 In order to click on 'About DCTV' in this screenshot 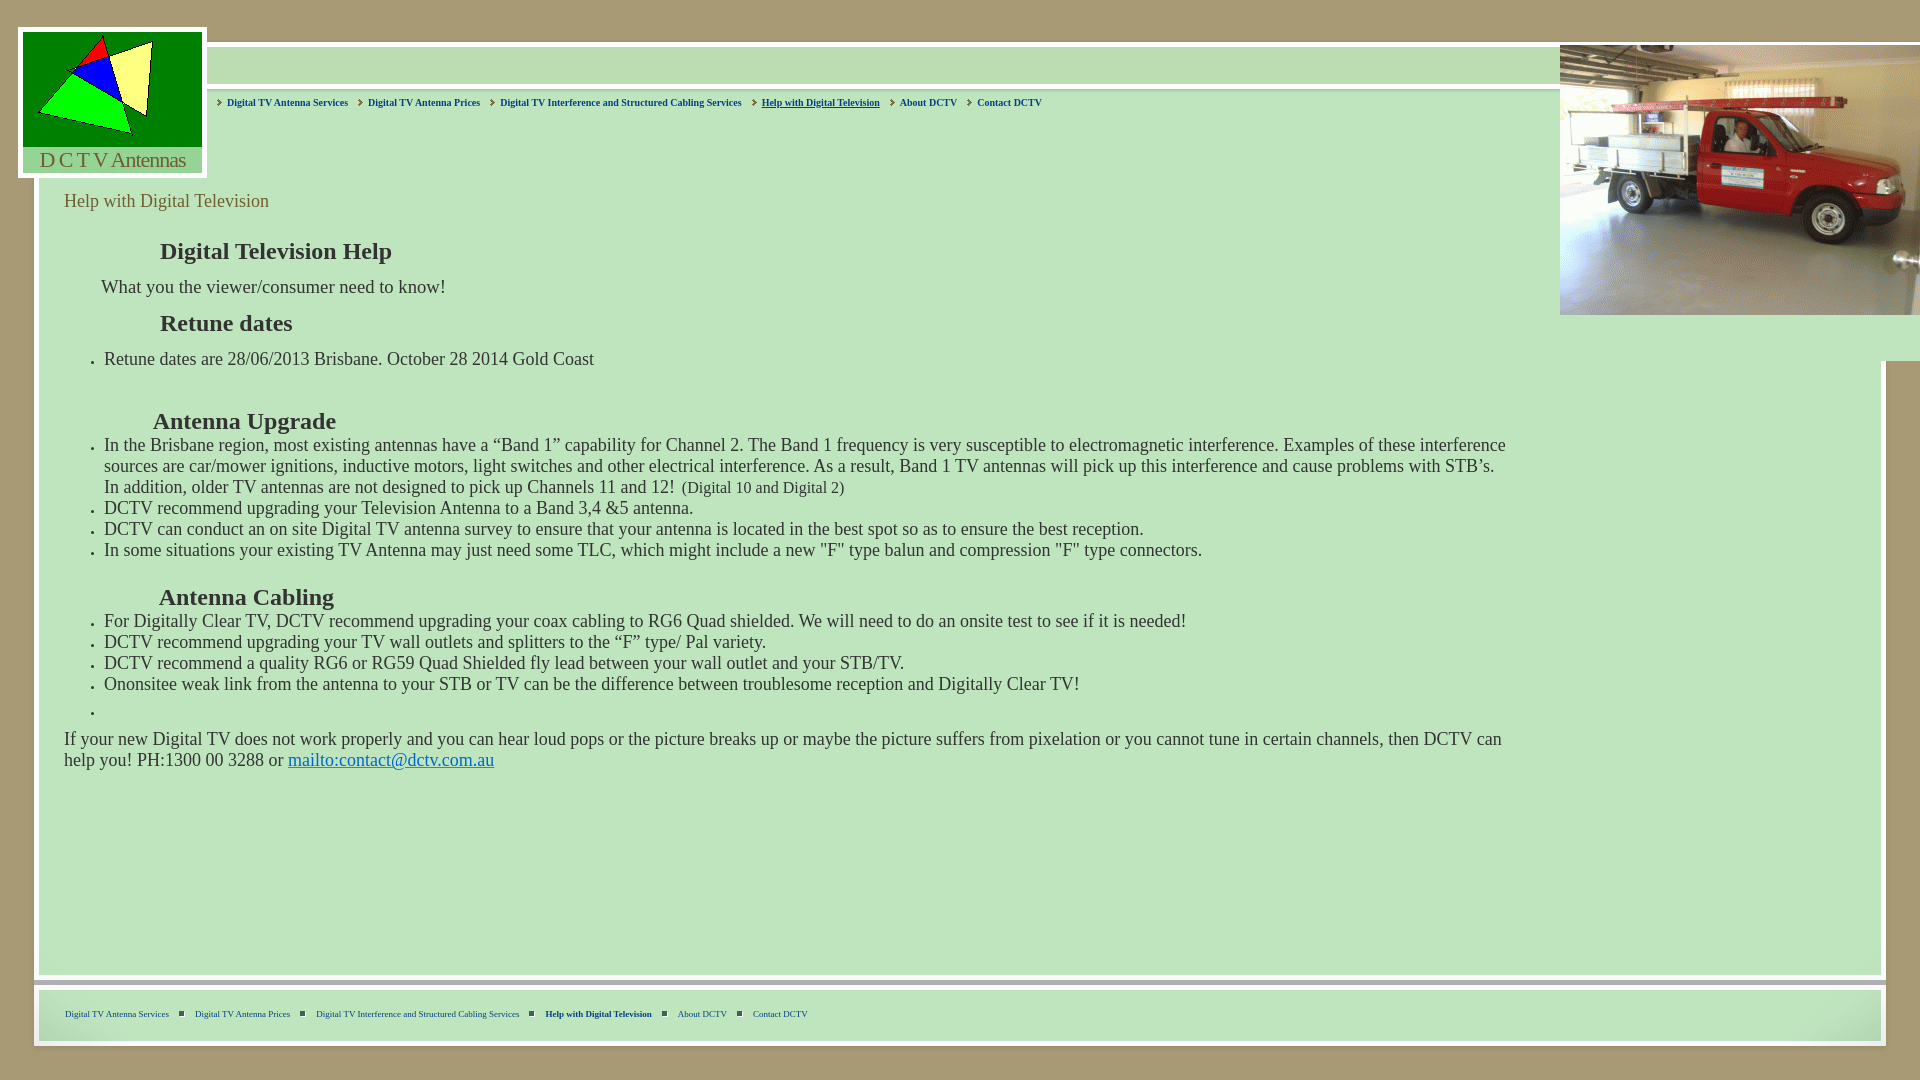, I will do `click(899, 102)`.